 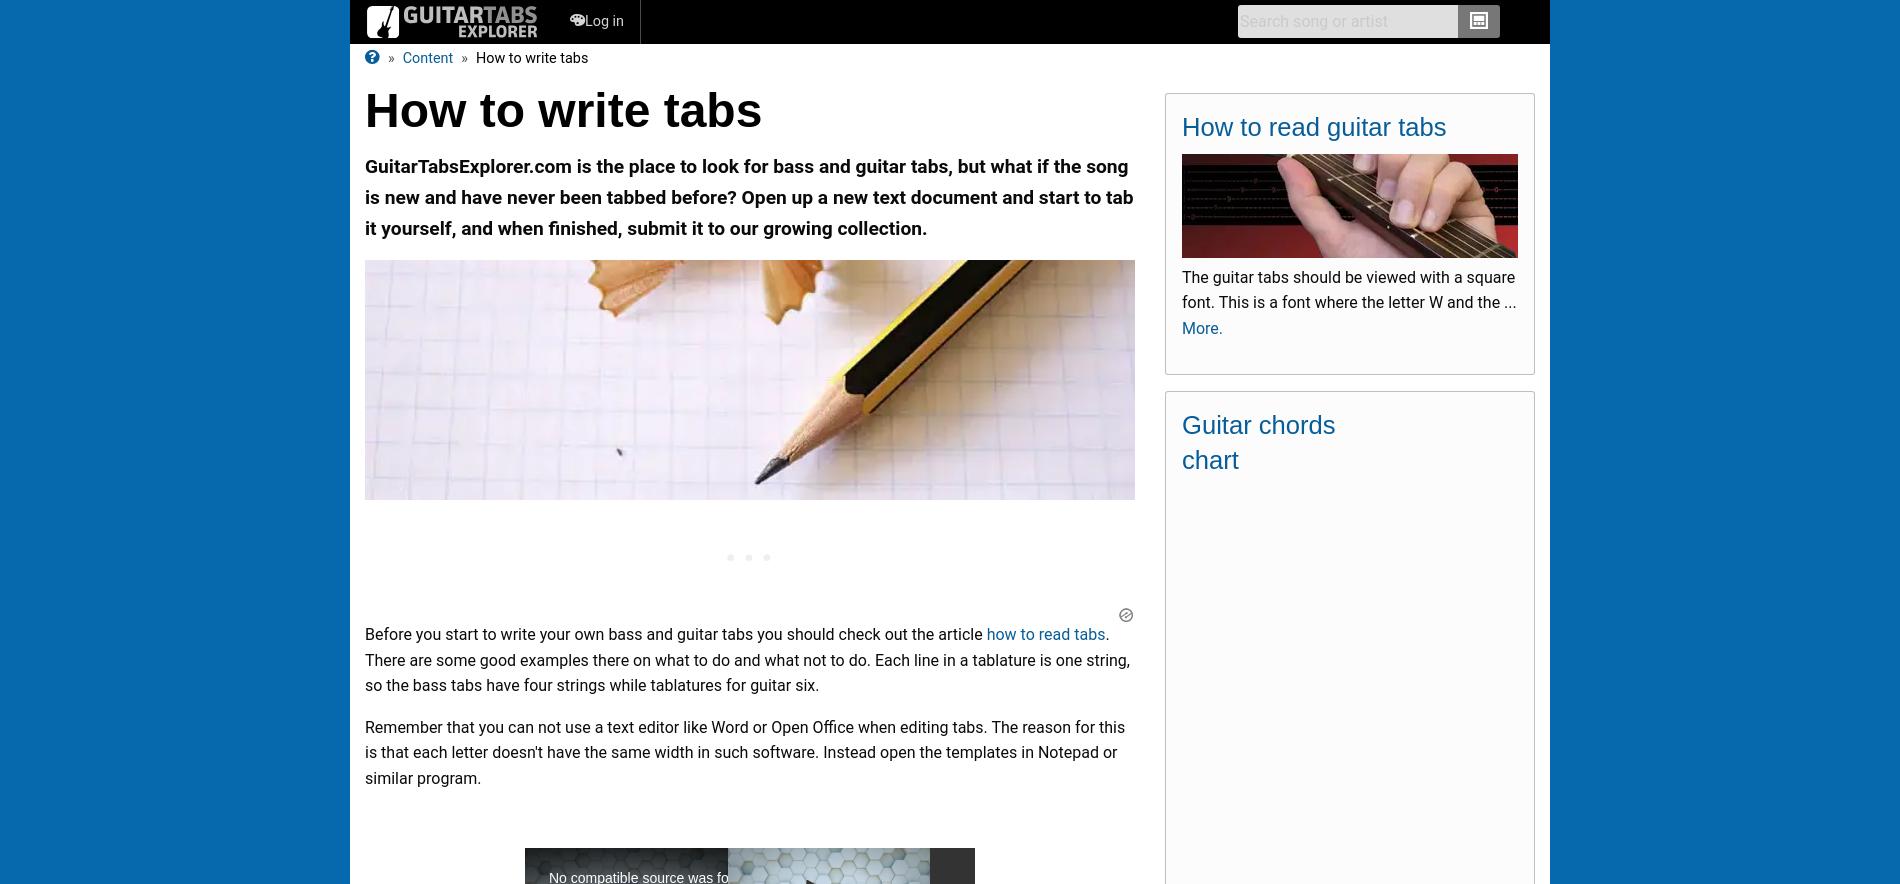 I want to click on 'Remember that you can not use a text editor like Word or Open Office when editing tabs. The reason for this is that each letter doesn't have the same width in such software. Instead open the templates in Notepad or similar program.', so click(x=743, y=752).